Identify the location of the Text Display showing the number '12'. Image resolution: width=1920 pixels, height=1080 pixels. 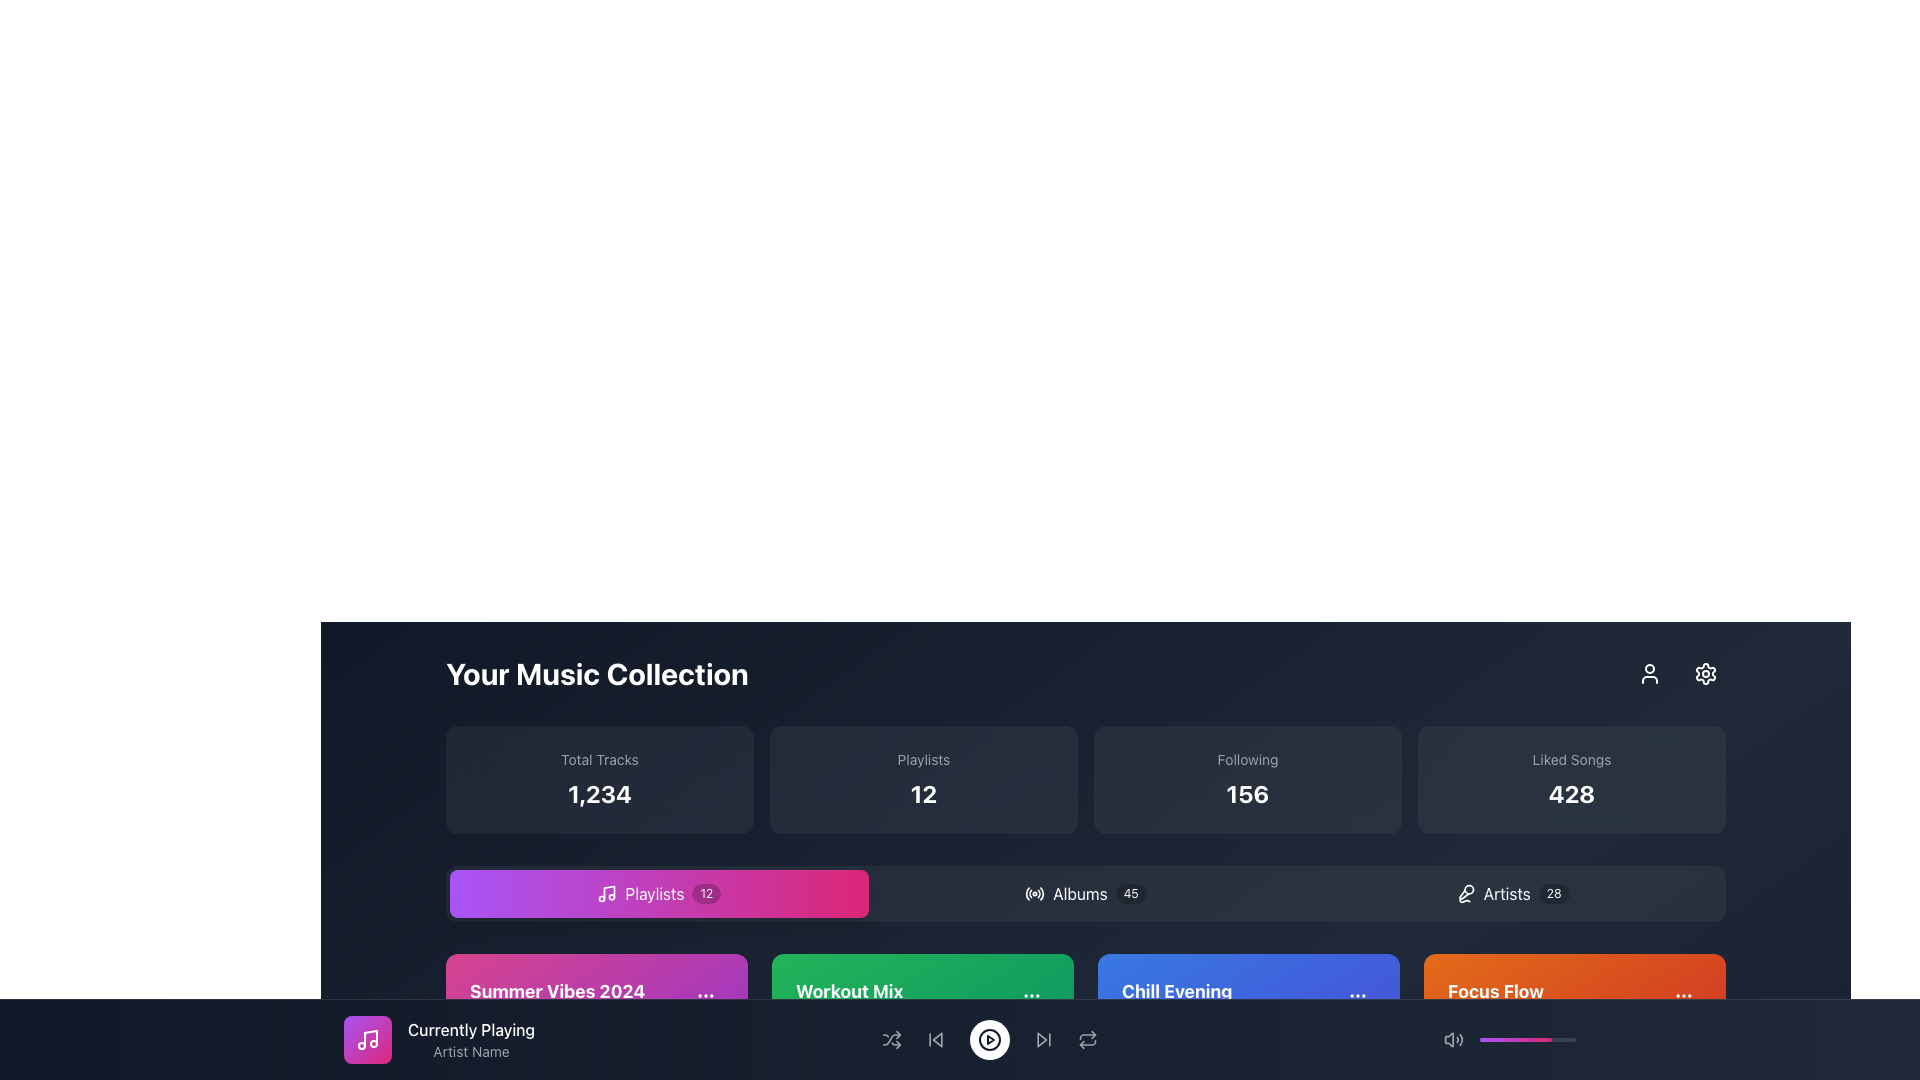
(923, 793).